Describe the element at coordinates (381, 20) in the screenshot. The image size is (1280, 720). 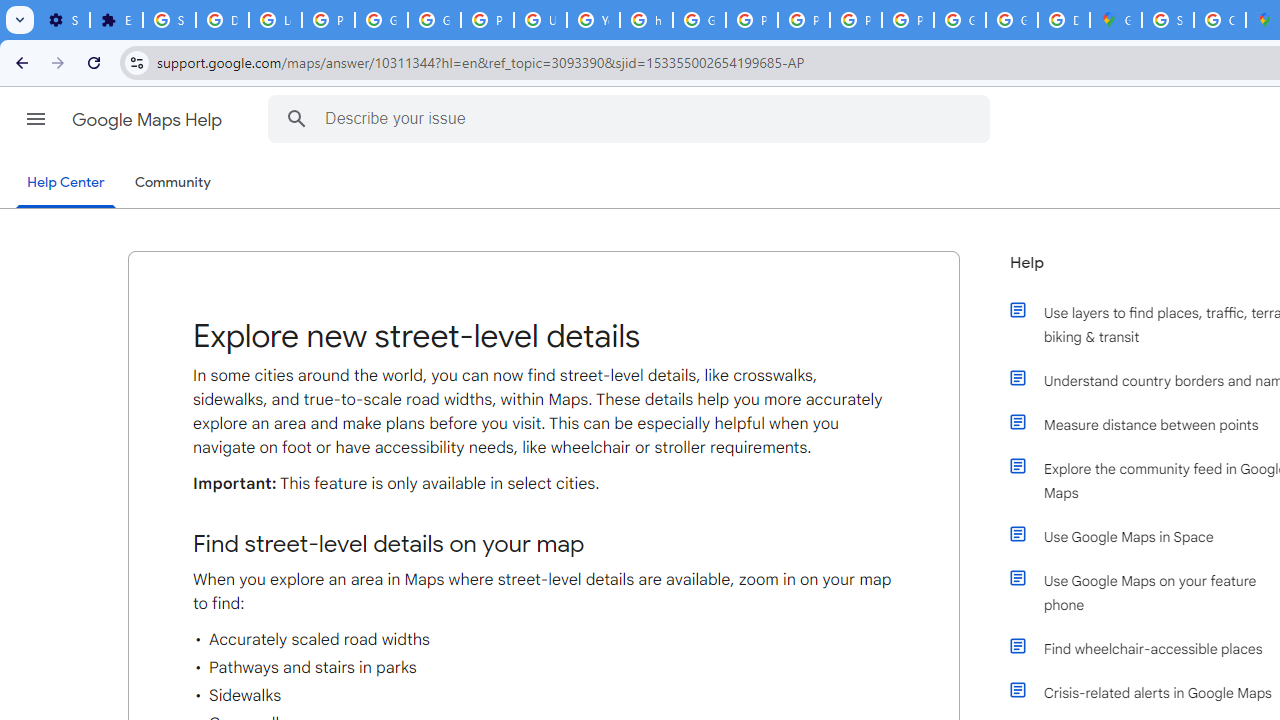
I see `'Google Account Help'` at that location.